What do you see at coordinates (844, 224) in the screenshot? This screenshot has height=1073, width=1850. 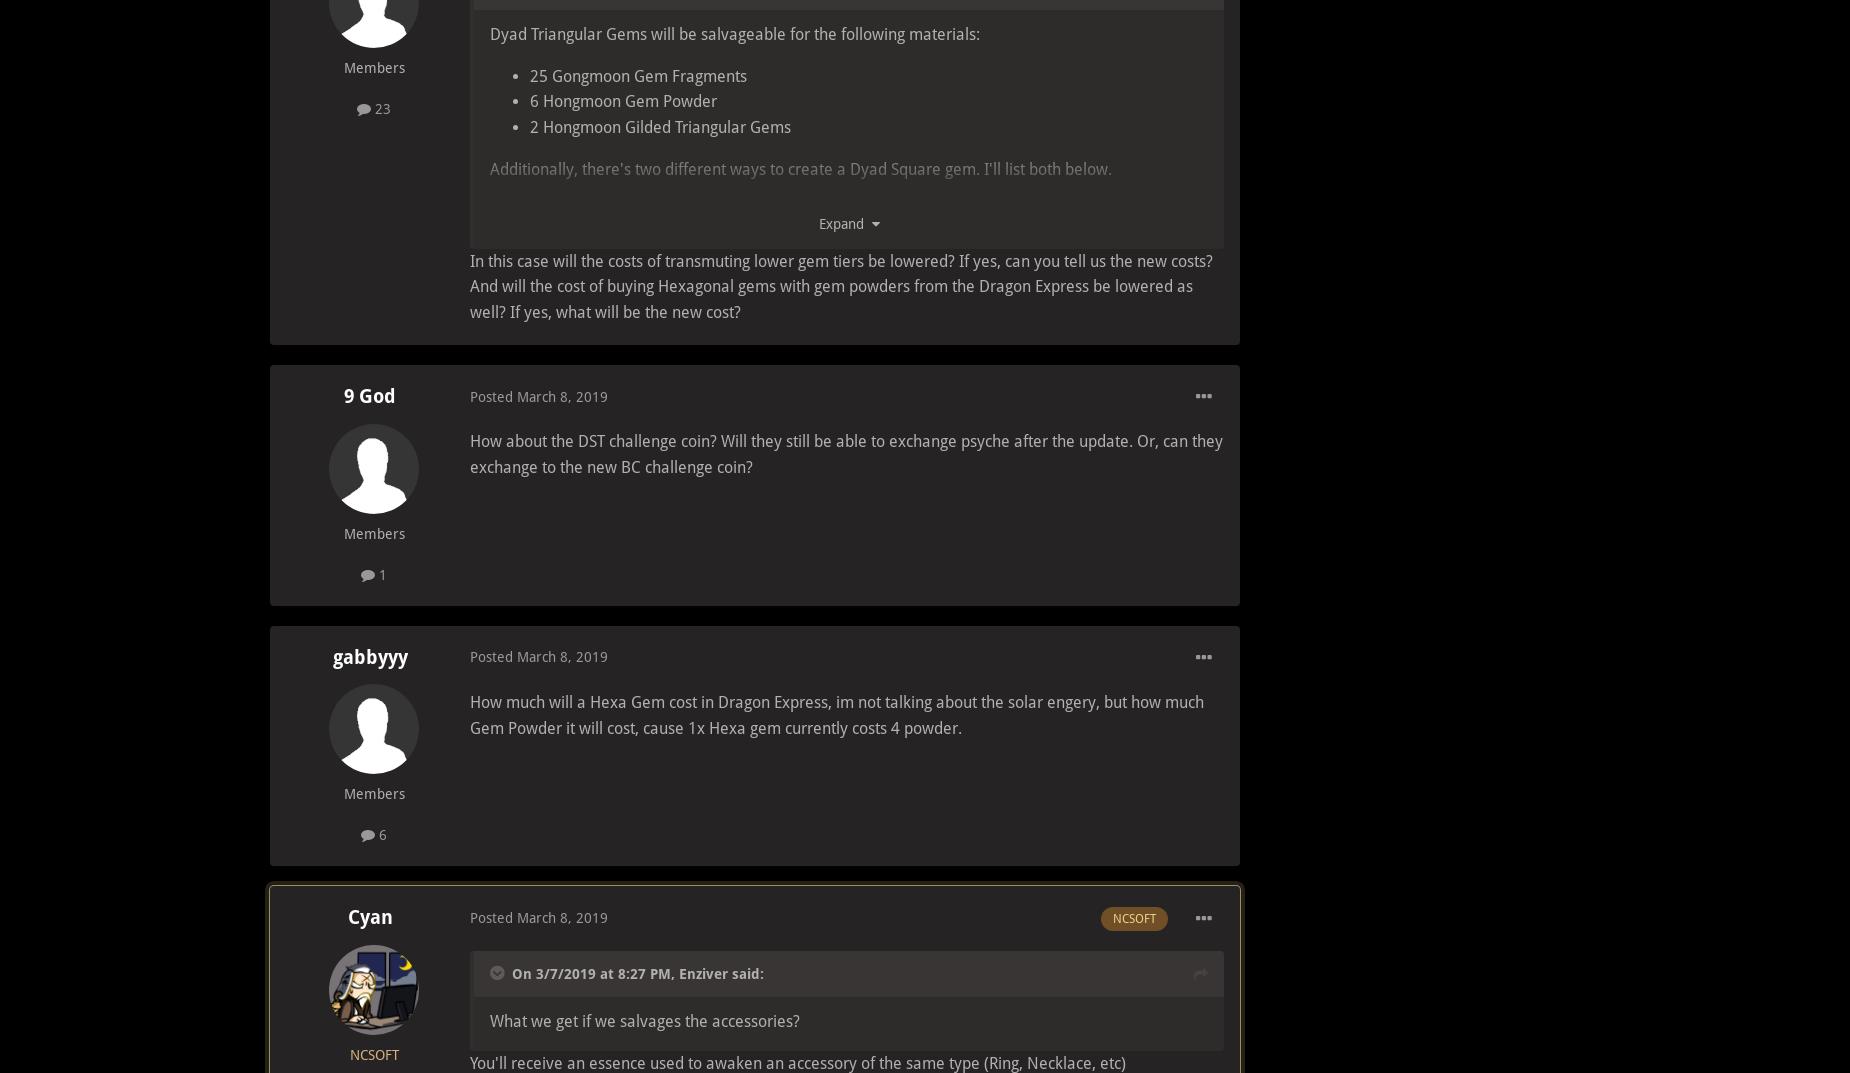 I see `'Expand'` at bounding box center [844, 224].